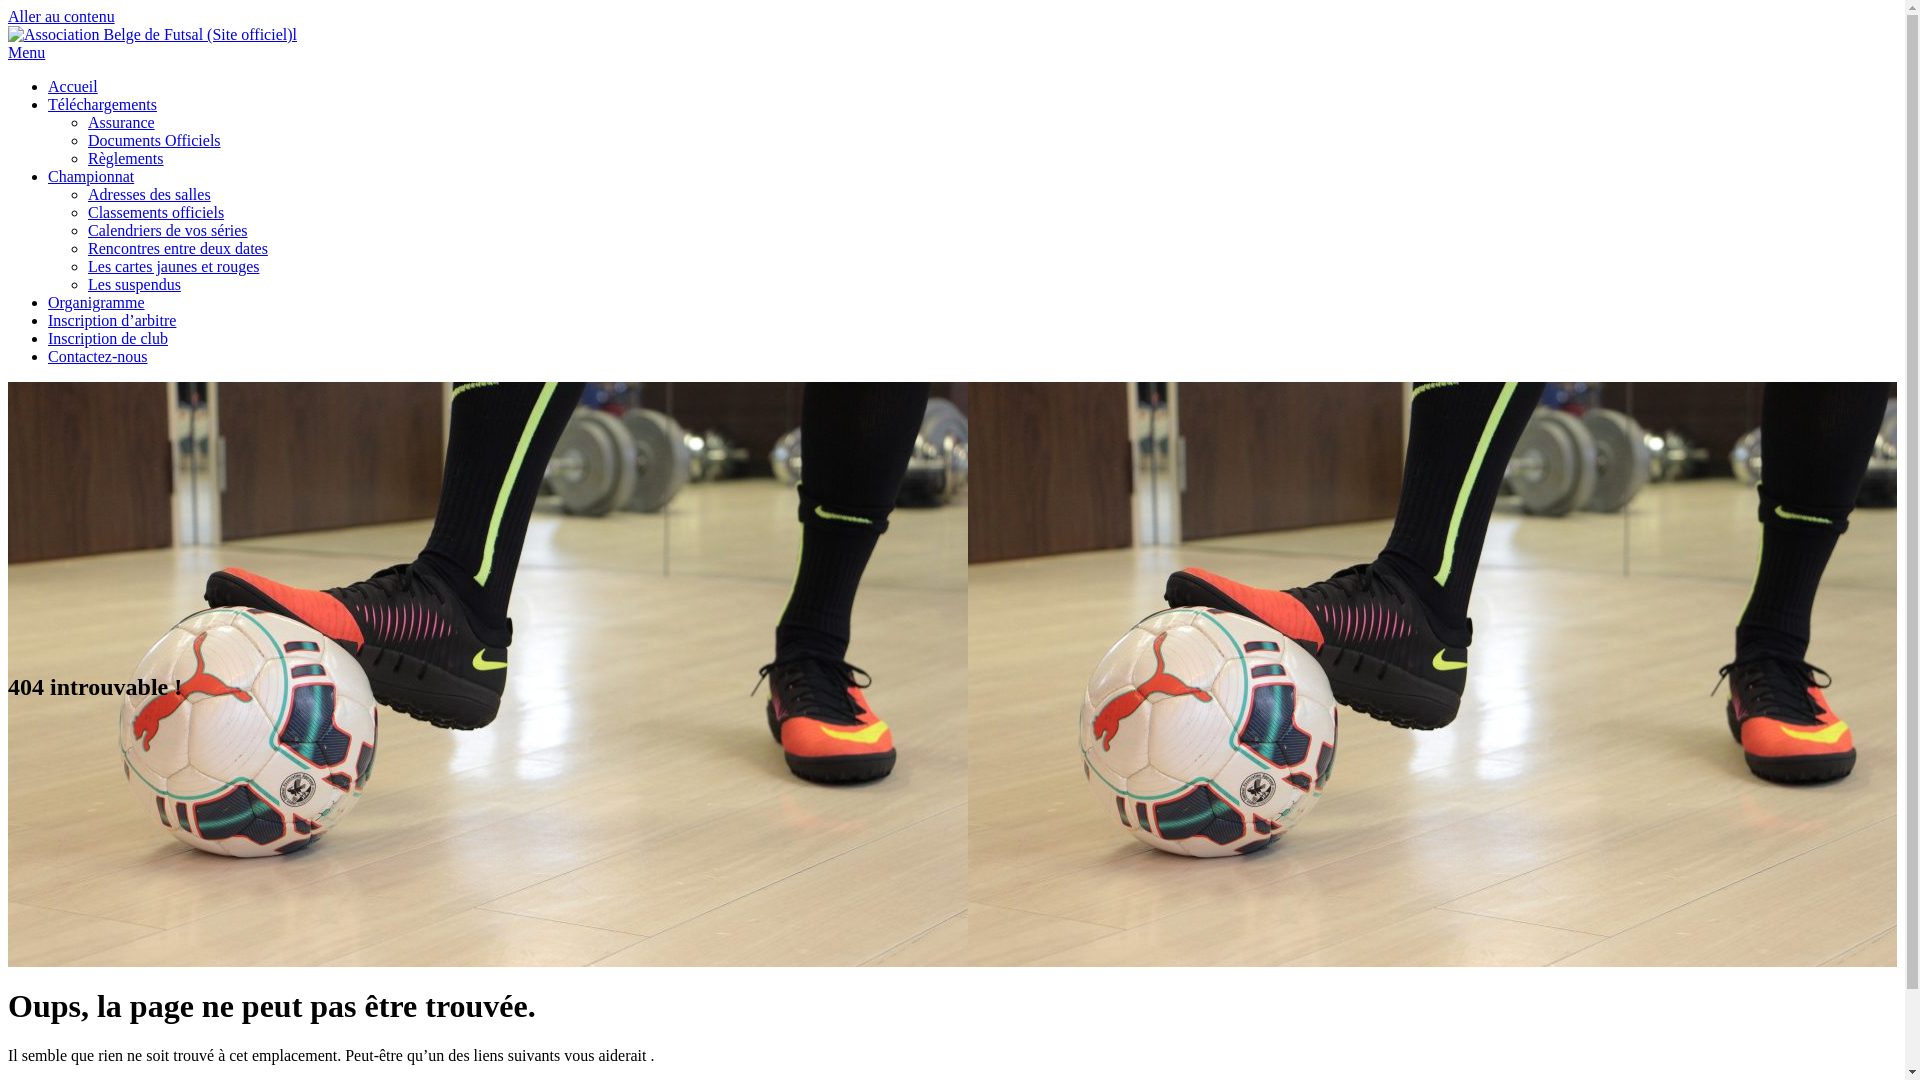  What do you see at coordinates (61, 16) in the screenshot?
I see `'Aller au contenu'` at bounding box center [61, 16].